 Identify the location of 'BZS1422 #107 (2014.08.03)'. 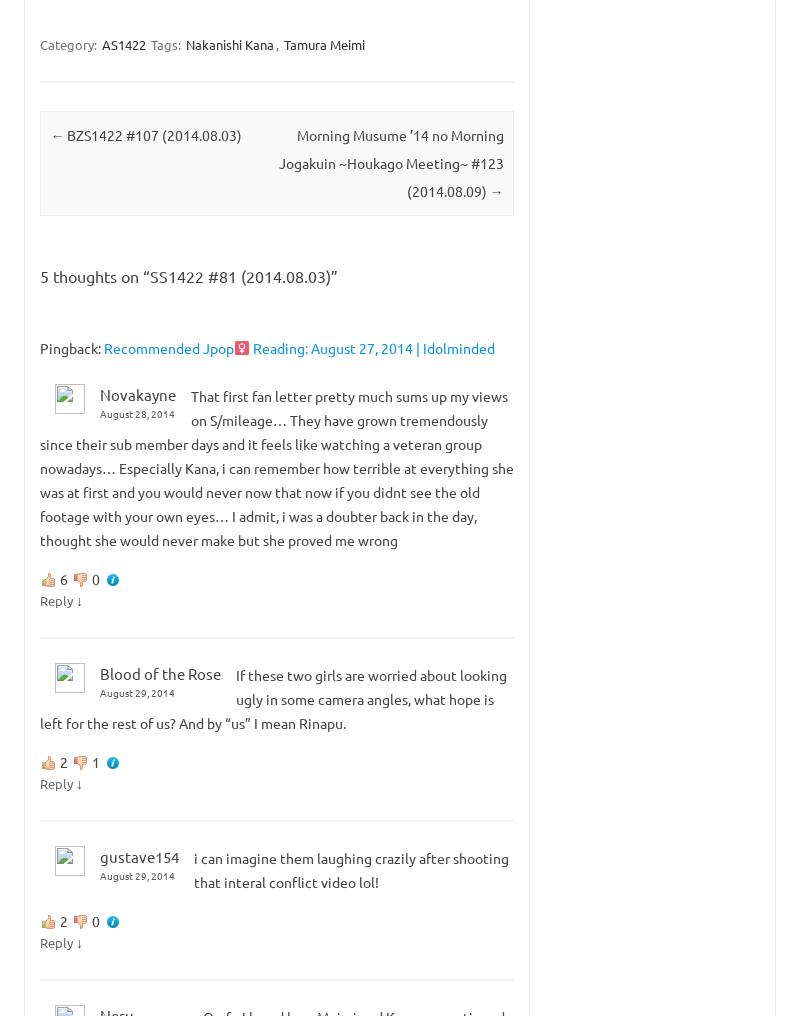
(153, 134).